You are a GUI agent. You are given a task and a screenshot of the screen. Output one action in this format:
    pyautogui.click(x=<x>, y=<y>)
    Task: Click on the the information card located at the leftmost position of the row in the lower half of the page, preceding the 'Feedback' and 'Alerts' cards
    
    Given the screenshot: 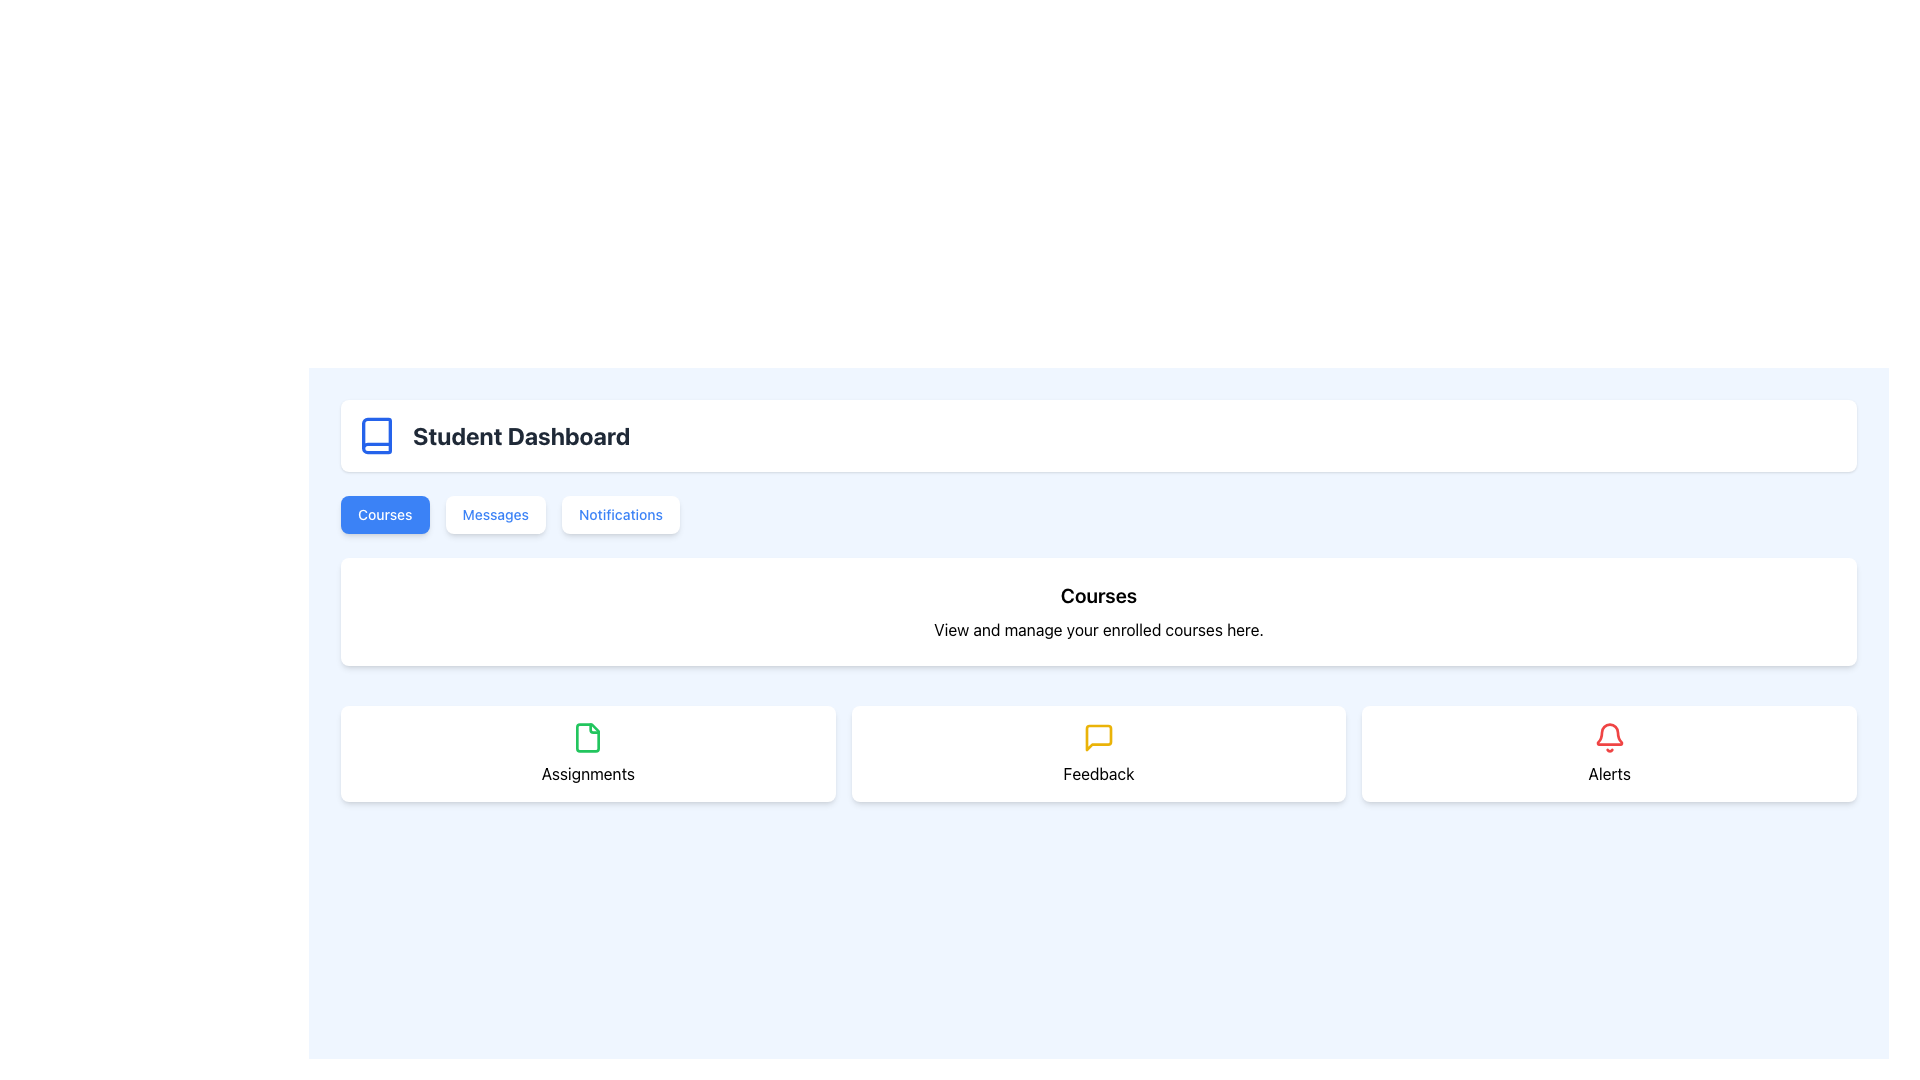 What is the action you would take?
    pyautogui.click(x=587, y=753)
    